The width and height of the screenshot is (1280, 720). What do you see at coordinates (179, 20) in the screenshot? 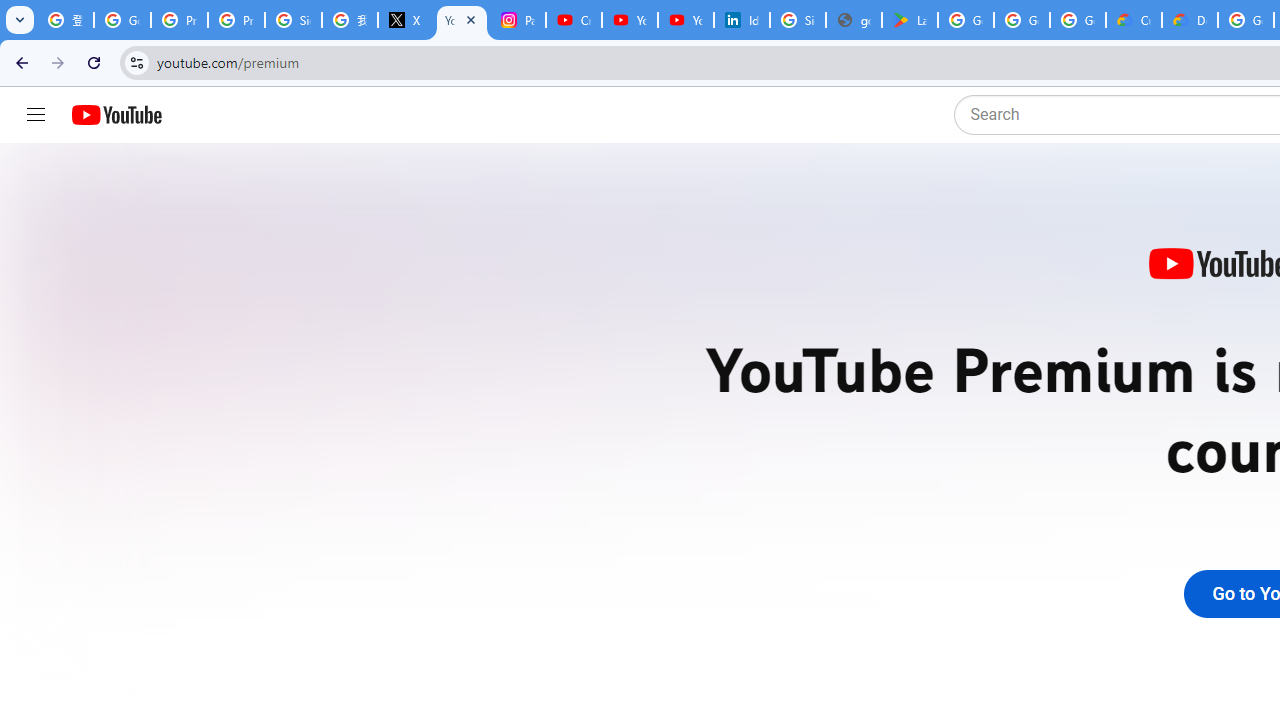
I see `'Privacy Help Center - Policies Help'` at bounding box center [179, 20].